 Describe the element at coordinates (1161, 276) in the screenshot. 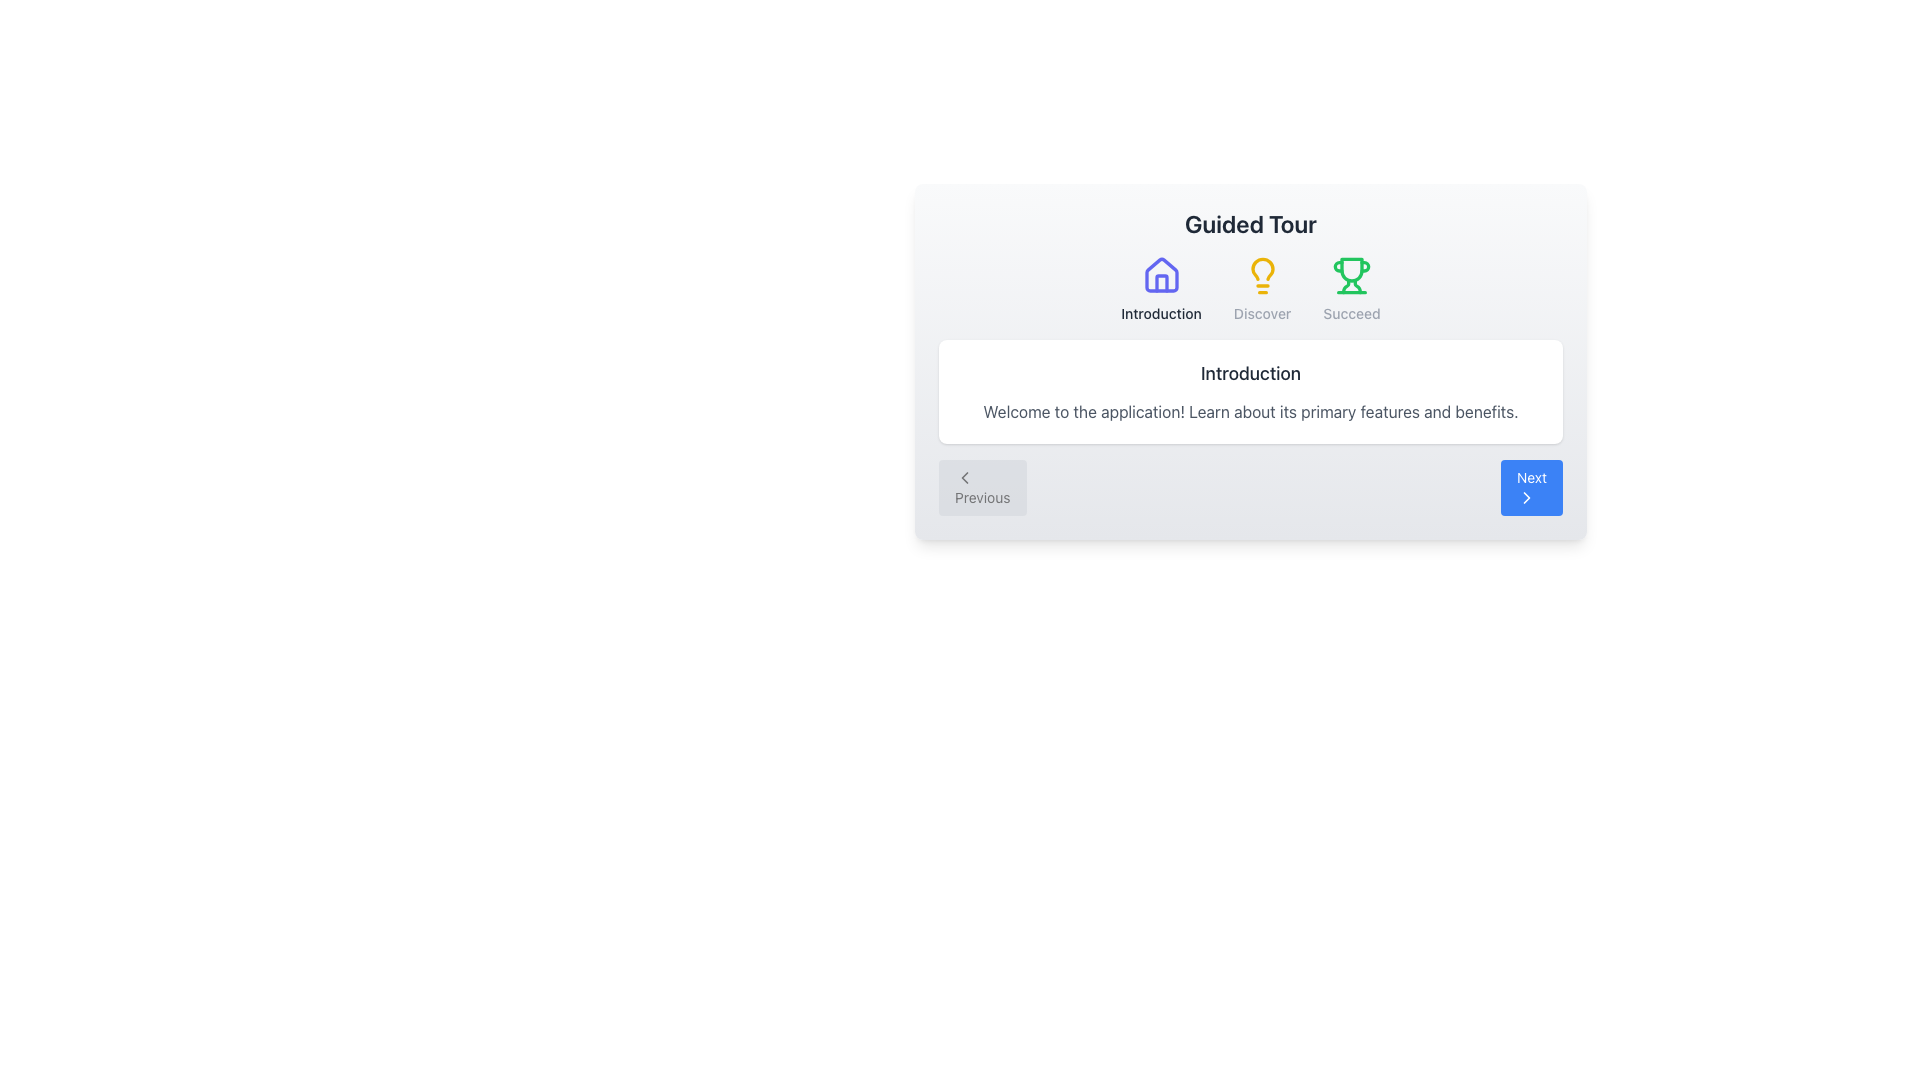

I see `the house-shaped icon with a purple-blue outline` at that location.